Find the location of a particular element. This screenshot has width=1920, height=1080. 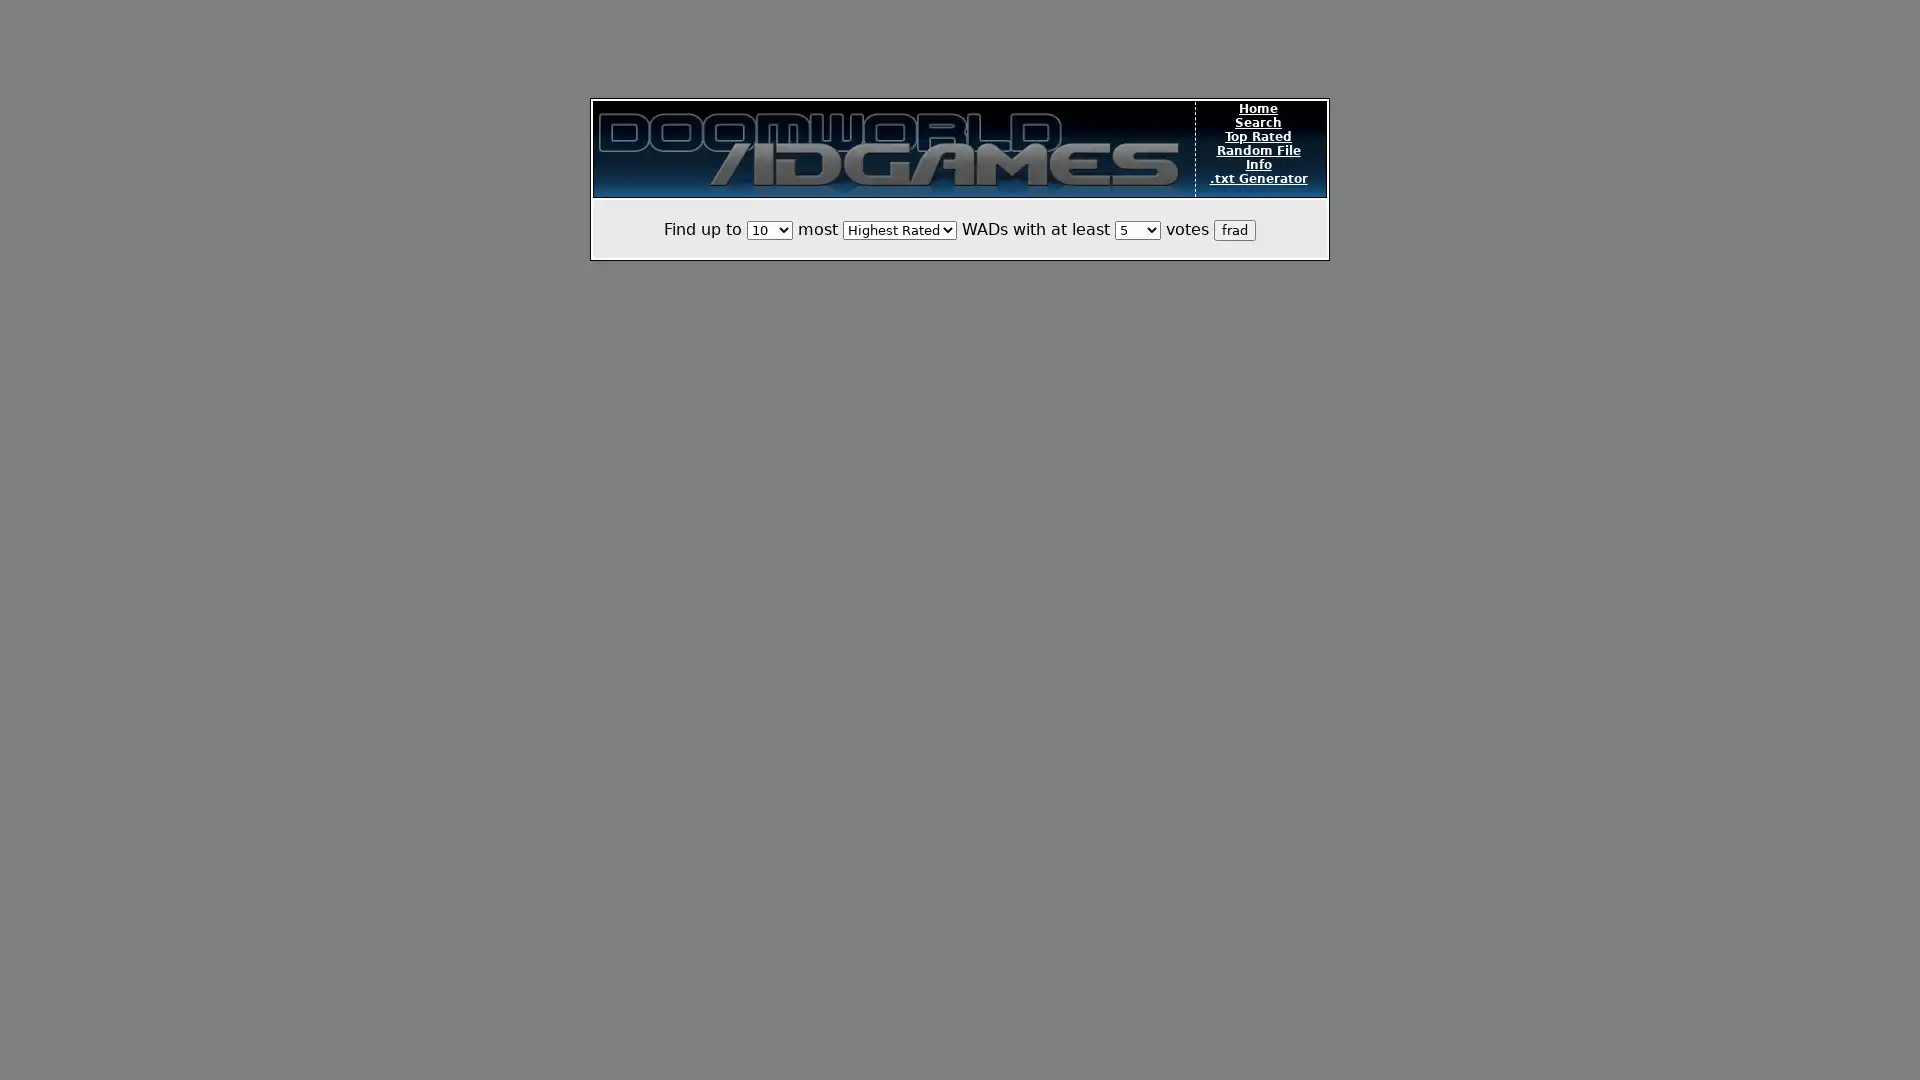

frad is located at coordinates (1233, 229).